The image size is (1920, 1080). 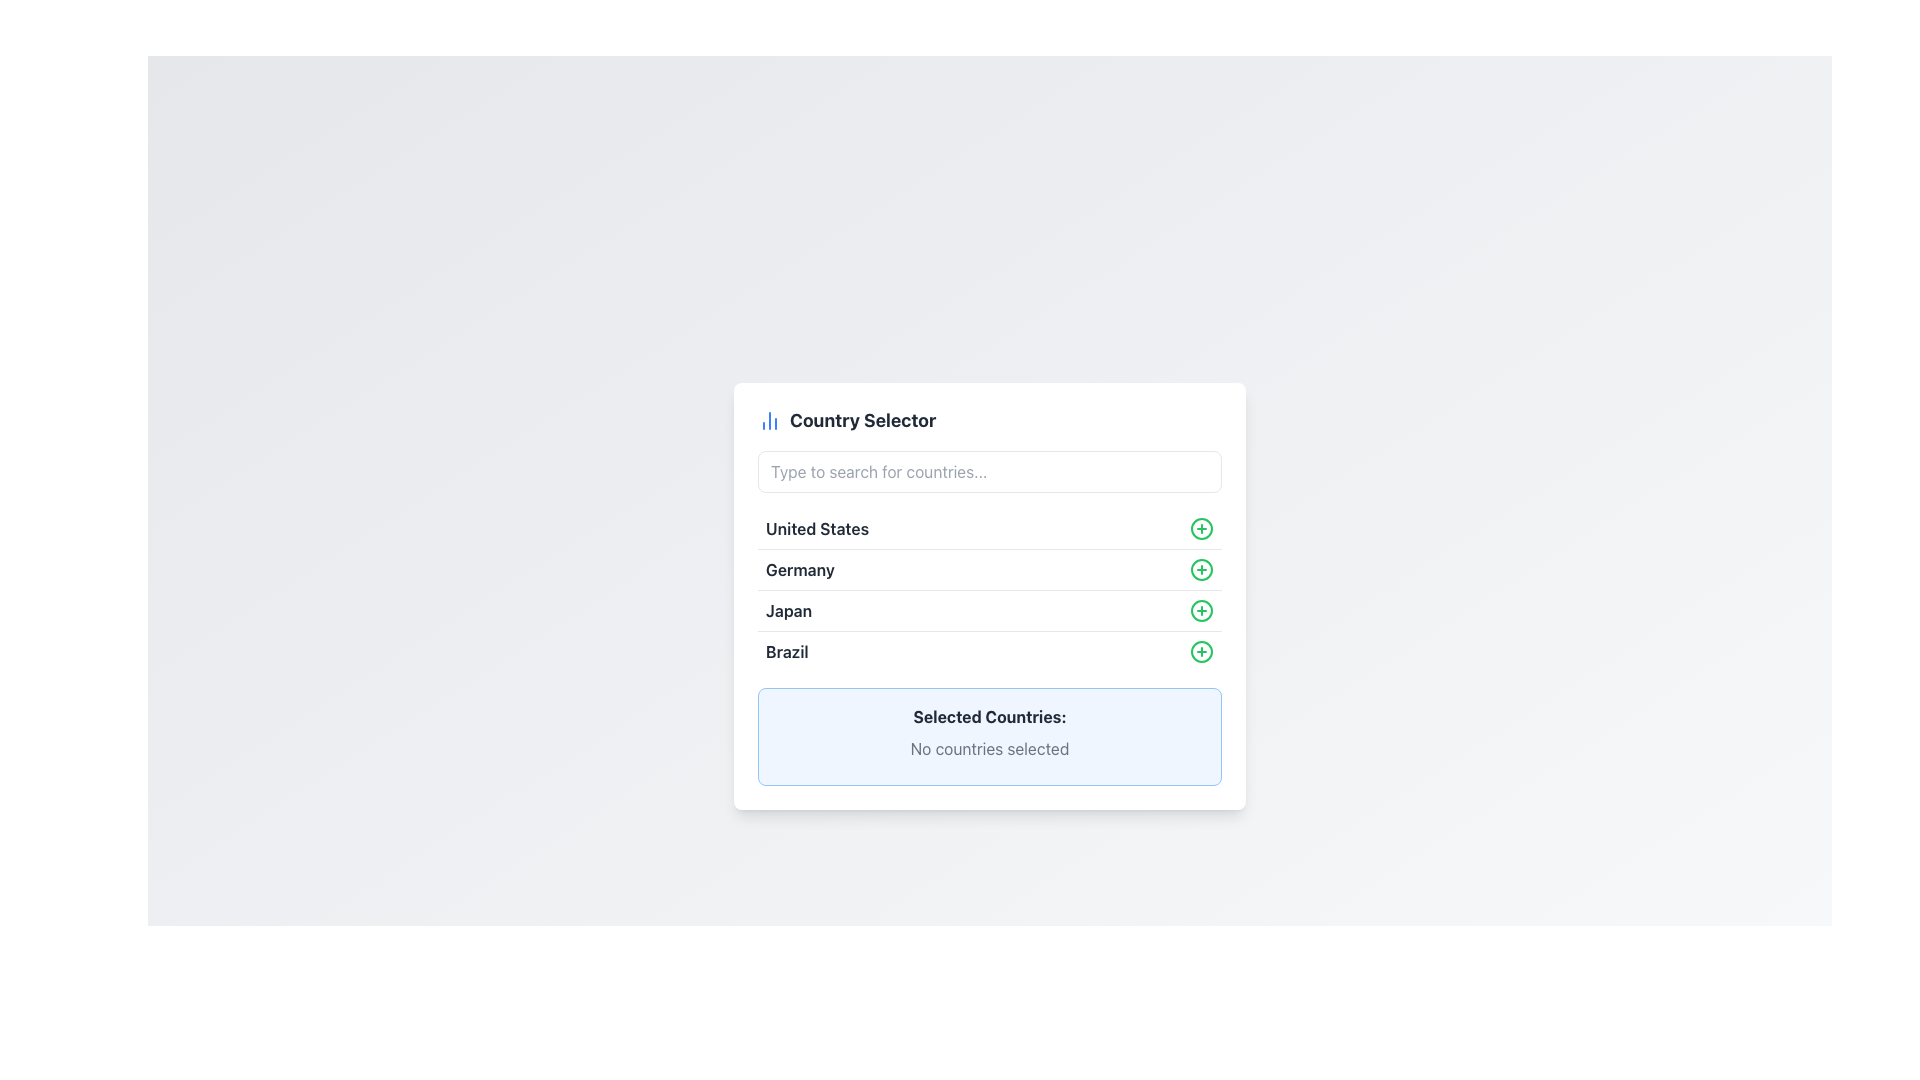 I want to click on the text heading 'Country Selector', which is prominently displayed in a bold dark gray font and positioned in the top center of the selection menu, so click(x=863, y=419).